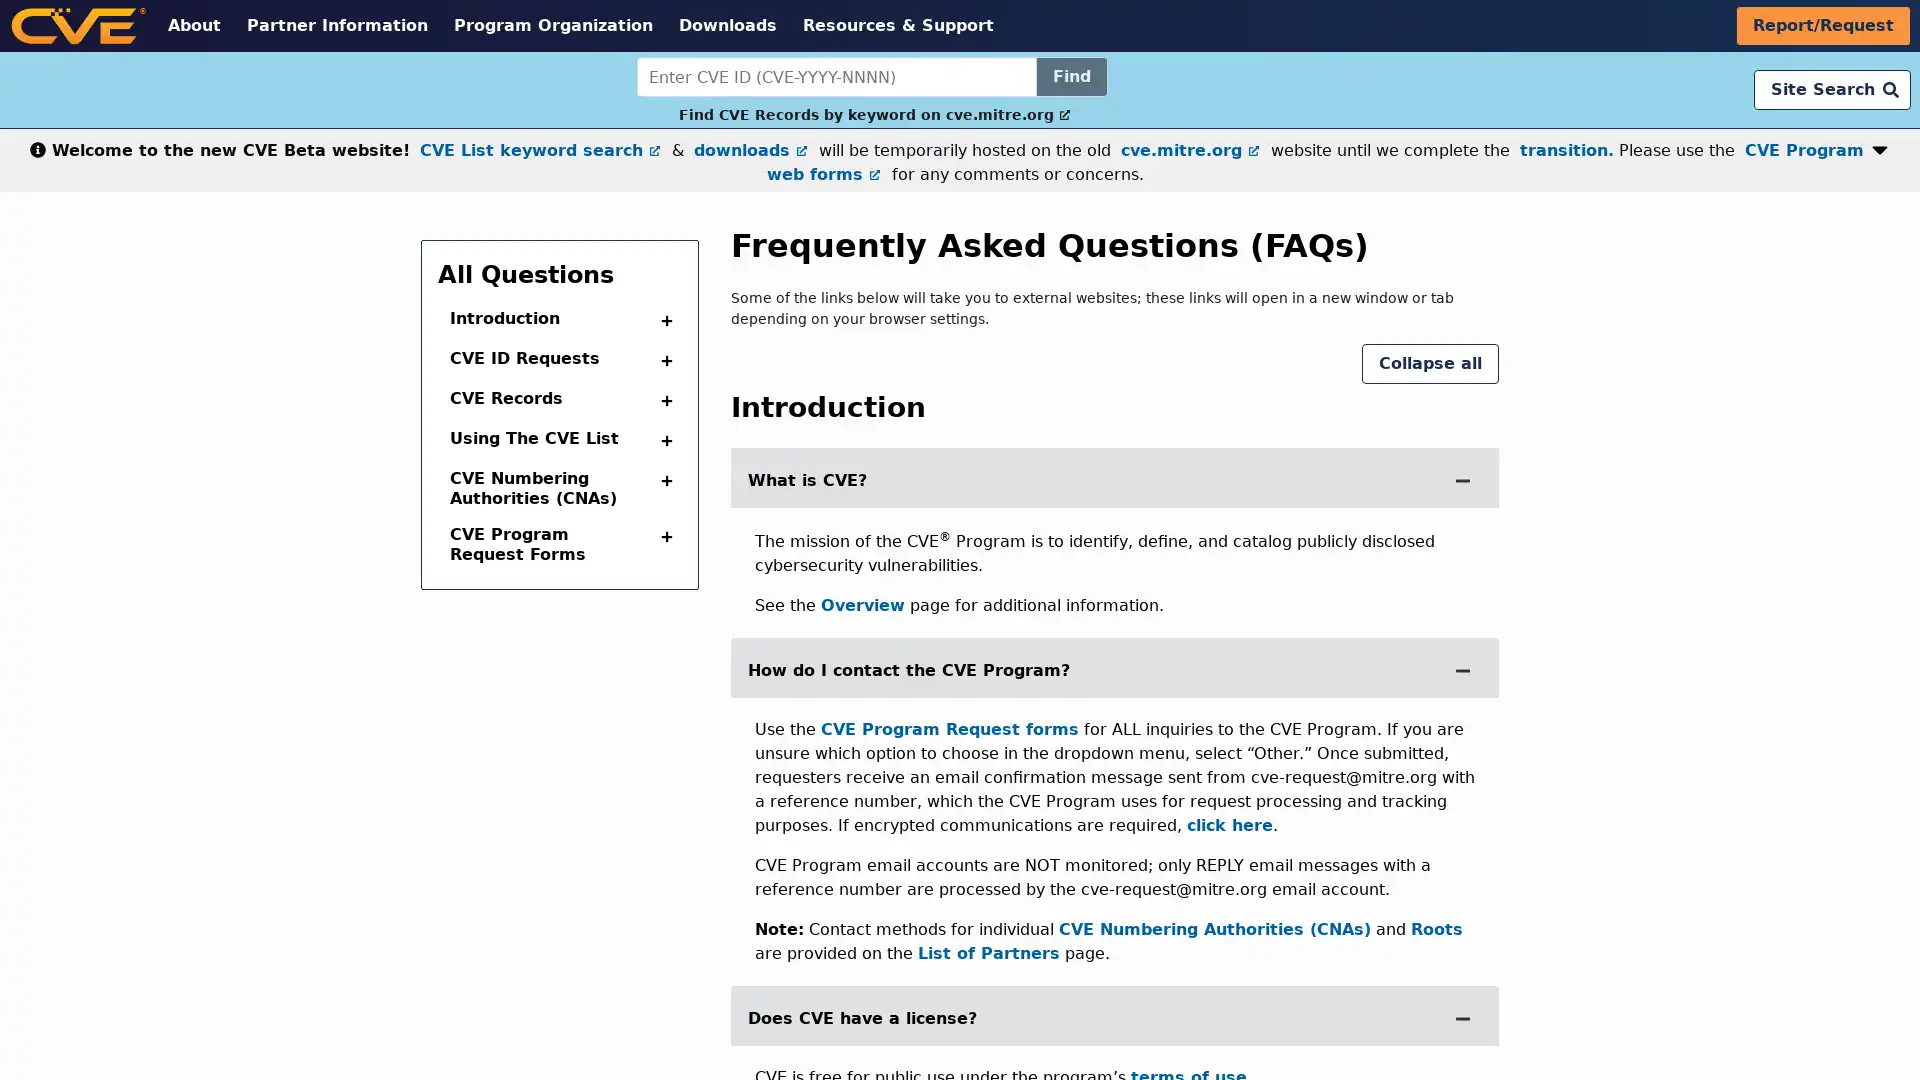  What do you see at coordinates (662, 481) in the screenshot?
I see `expand` at bounding box center [662, 481].